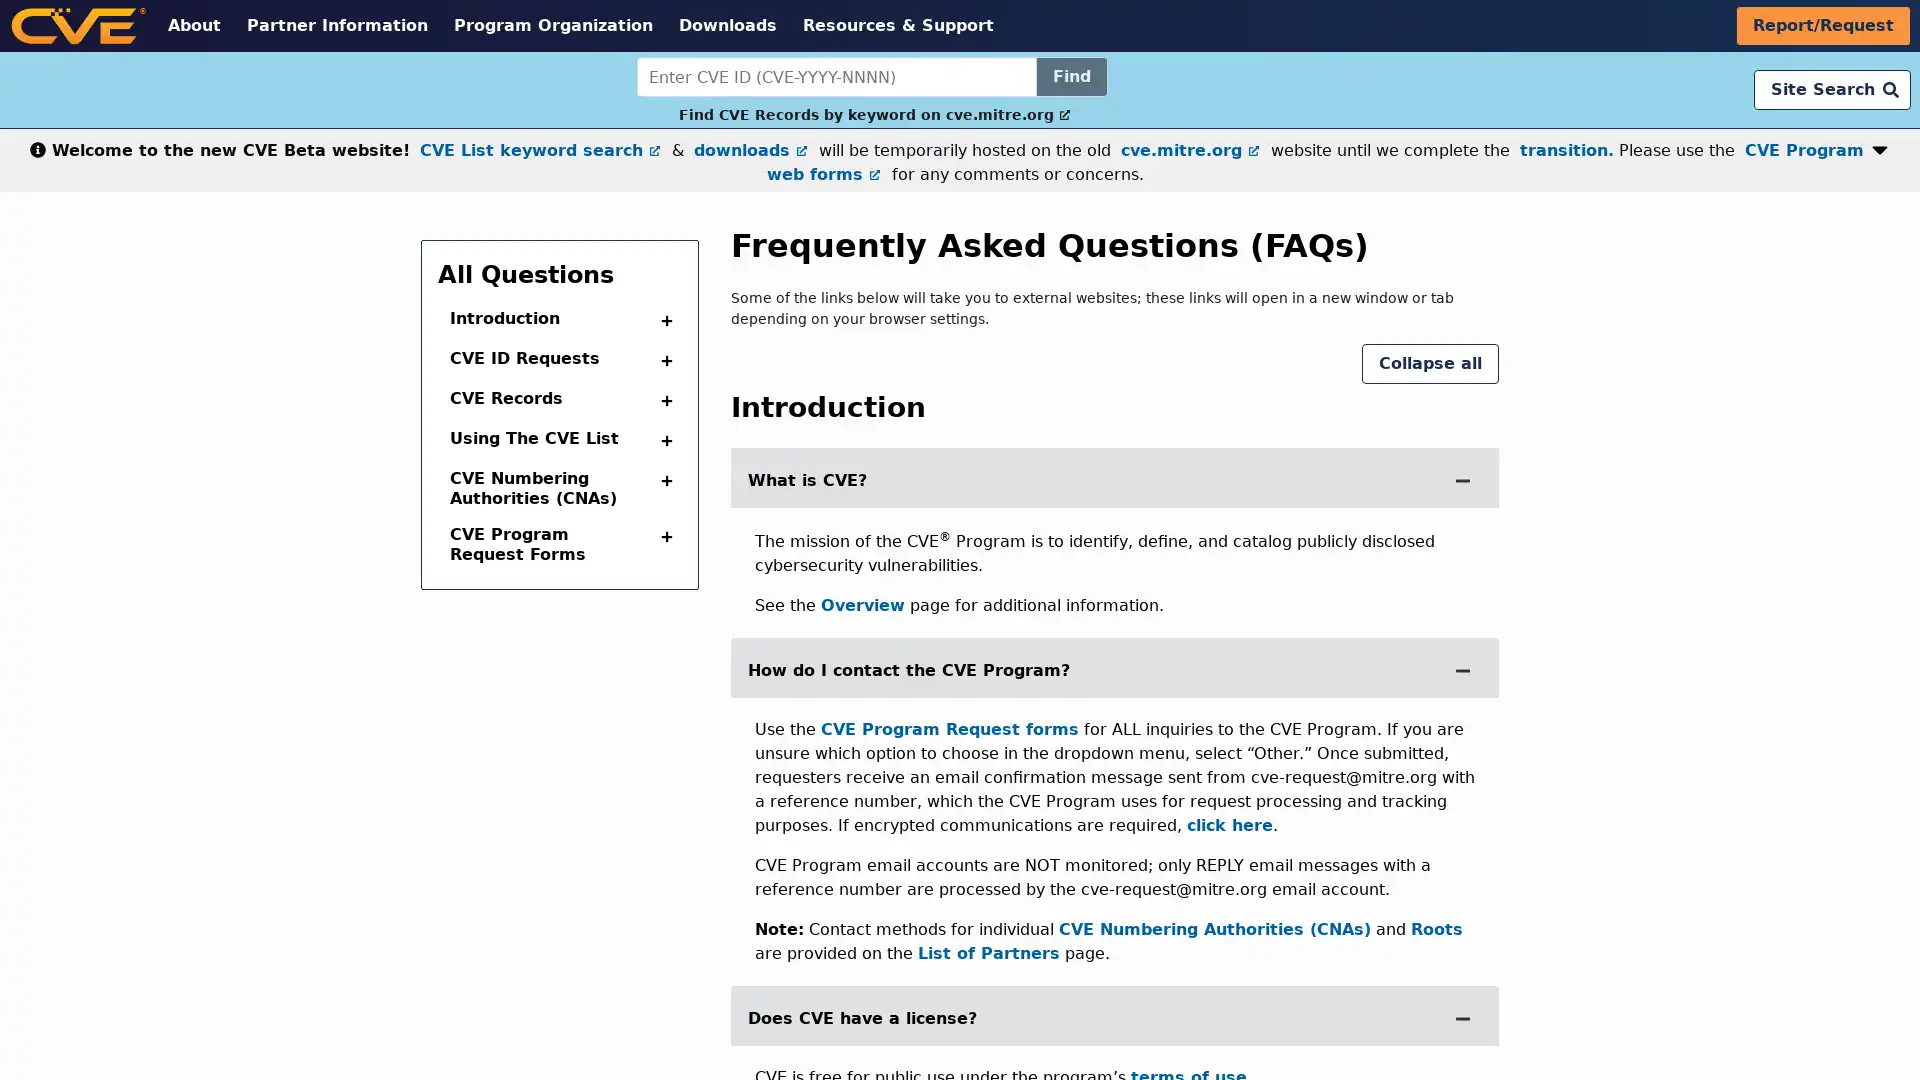  What do you see at coordinates (662, 481) in the screenshot?
I see `expand` at bounding box center [662, 481].